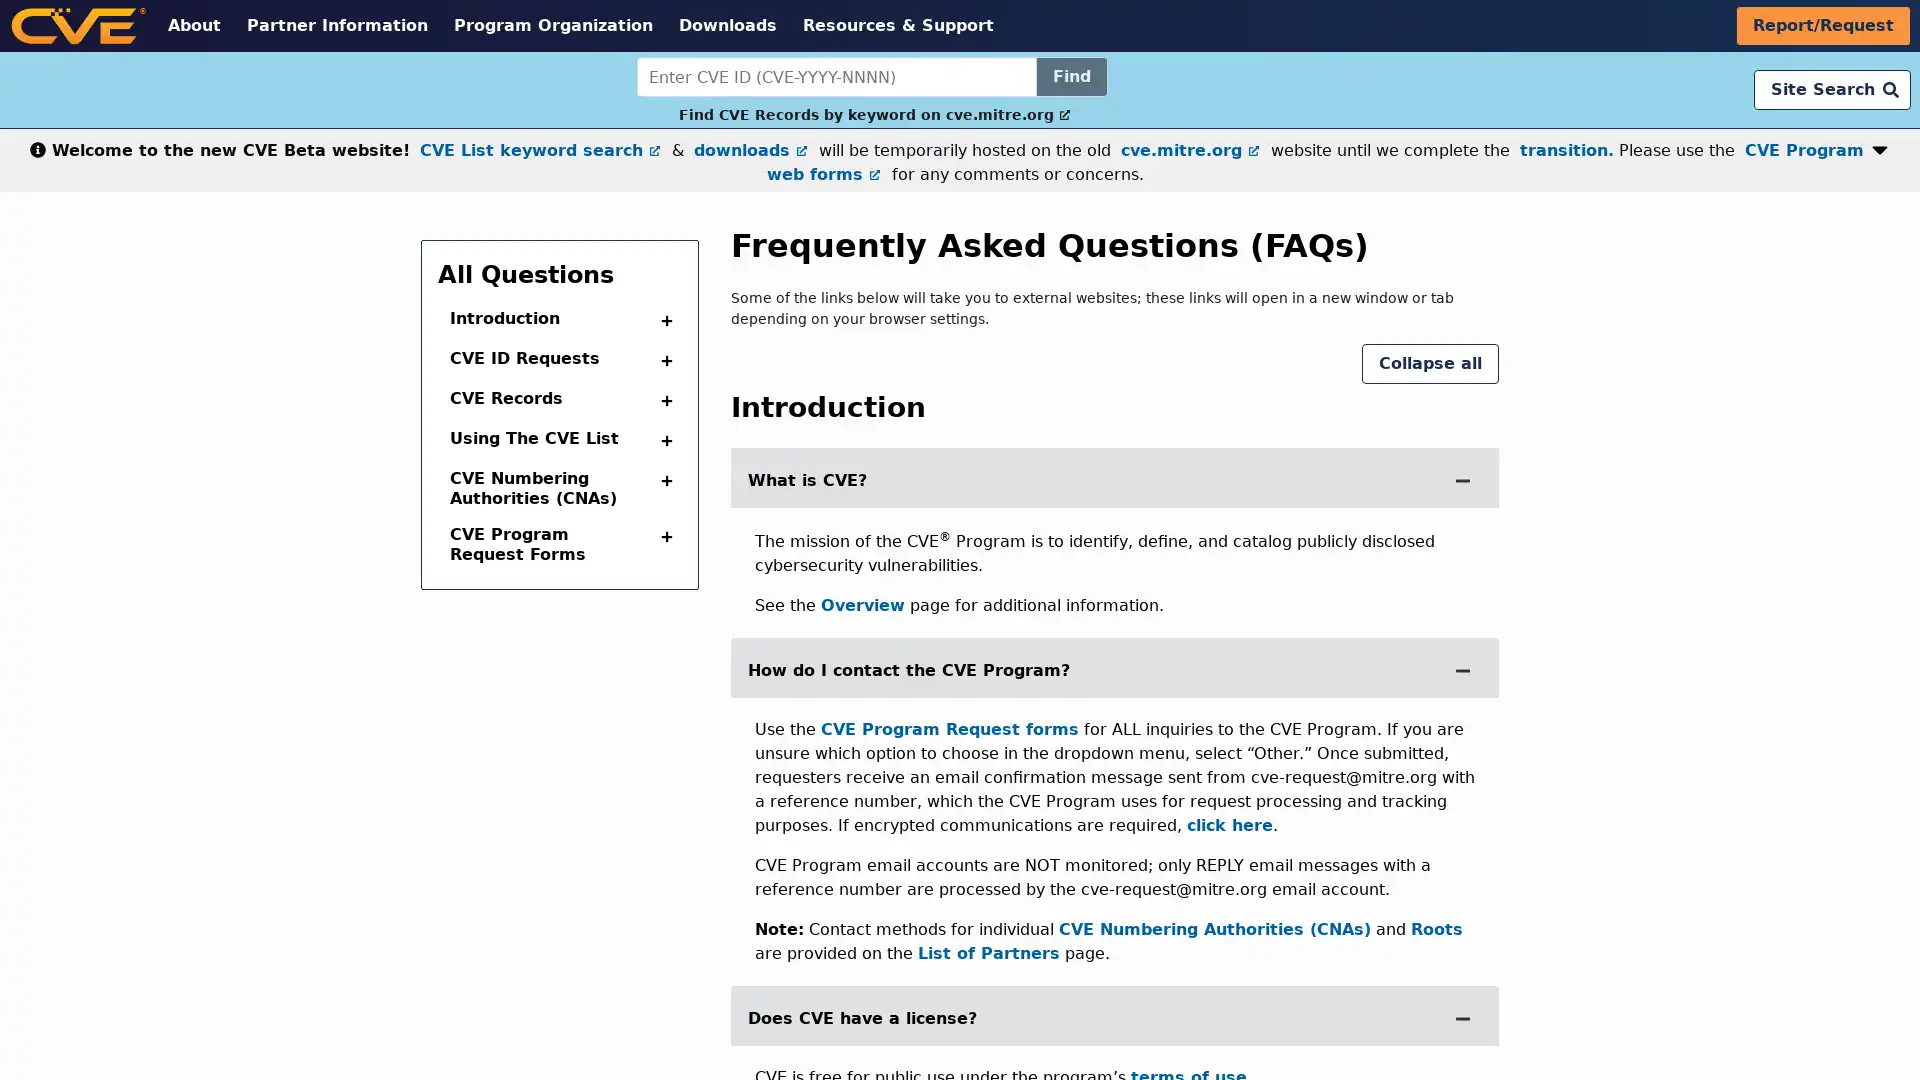  What do you see at coordinates (662, 481) in the screenshot?
I see `expand` at bounding box center [662, 481].